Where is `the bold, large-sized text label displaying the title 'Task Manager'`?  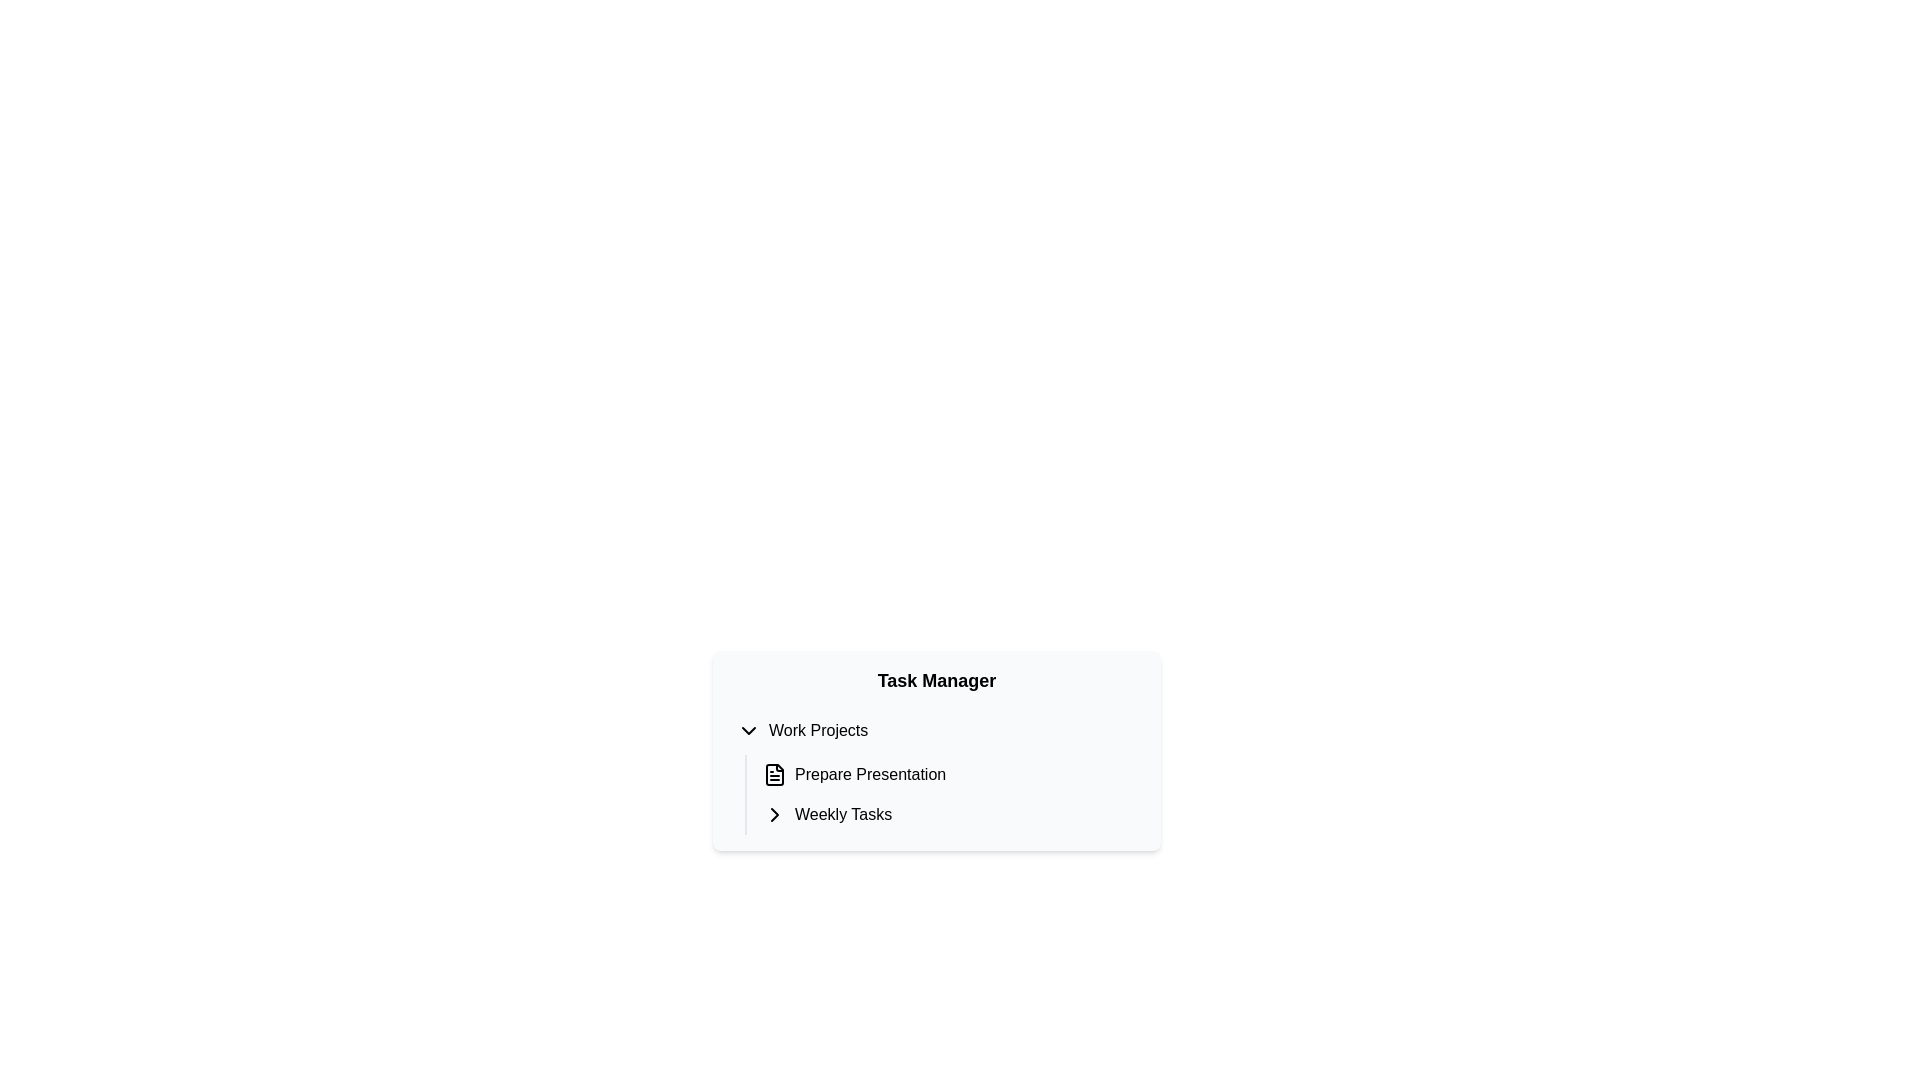 the bold, large-sized text label displaying the title 'Task Manager' is located at coordinates (935, 680).